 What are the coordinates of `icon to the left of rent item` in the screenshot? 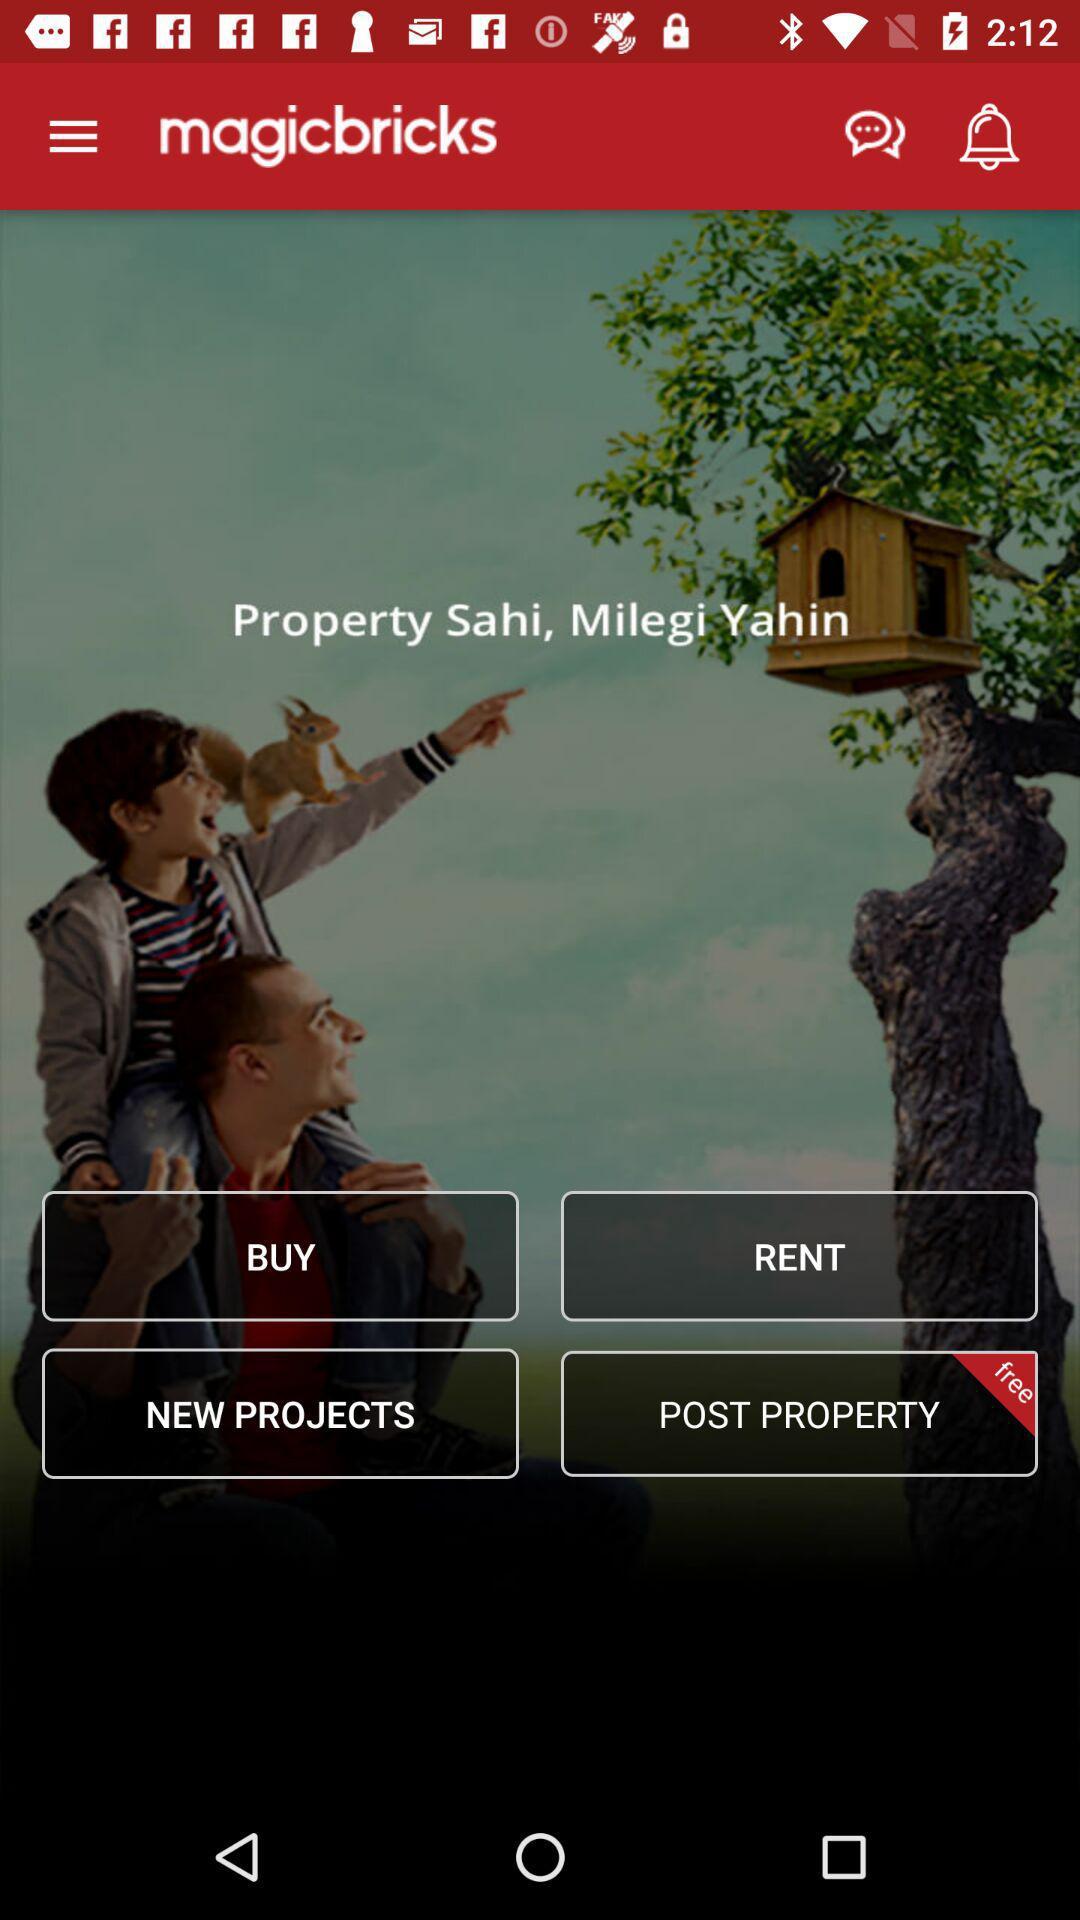 It's located at (280, 1255).